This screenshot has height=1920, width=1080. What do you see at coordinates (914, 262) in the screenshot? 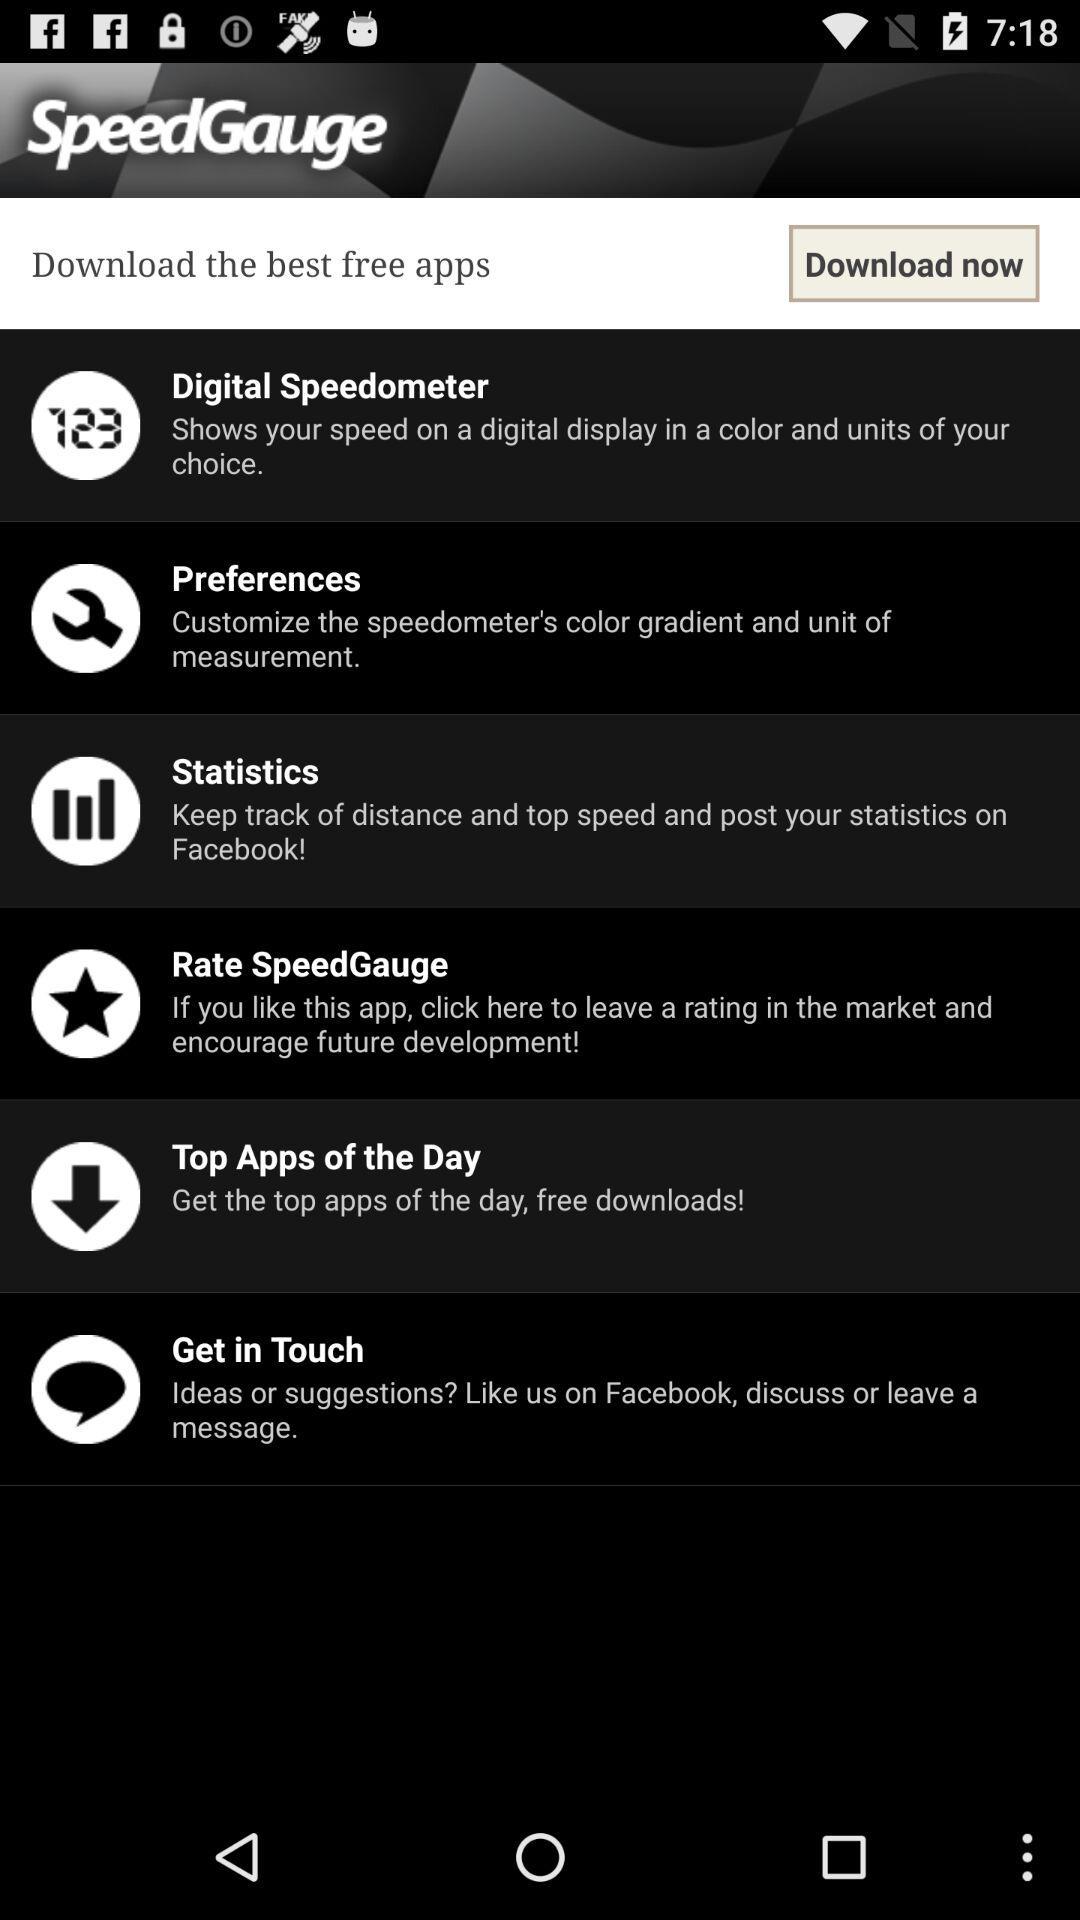
I see `app above the digital speedometer item` at bounding box center [914, 262].